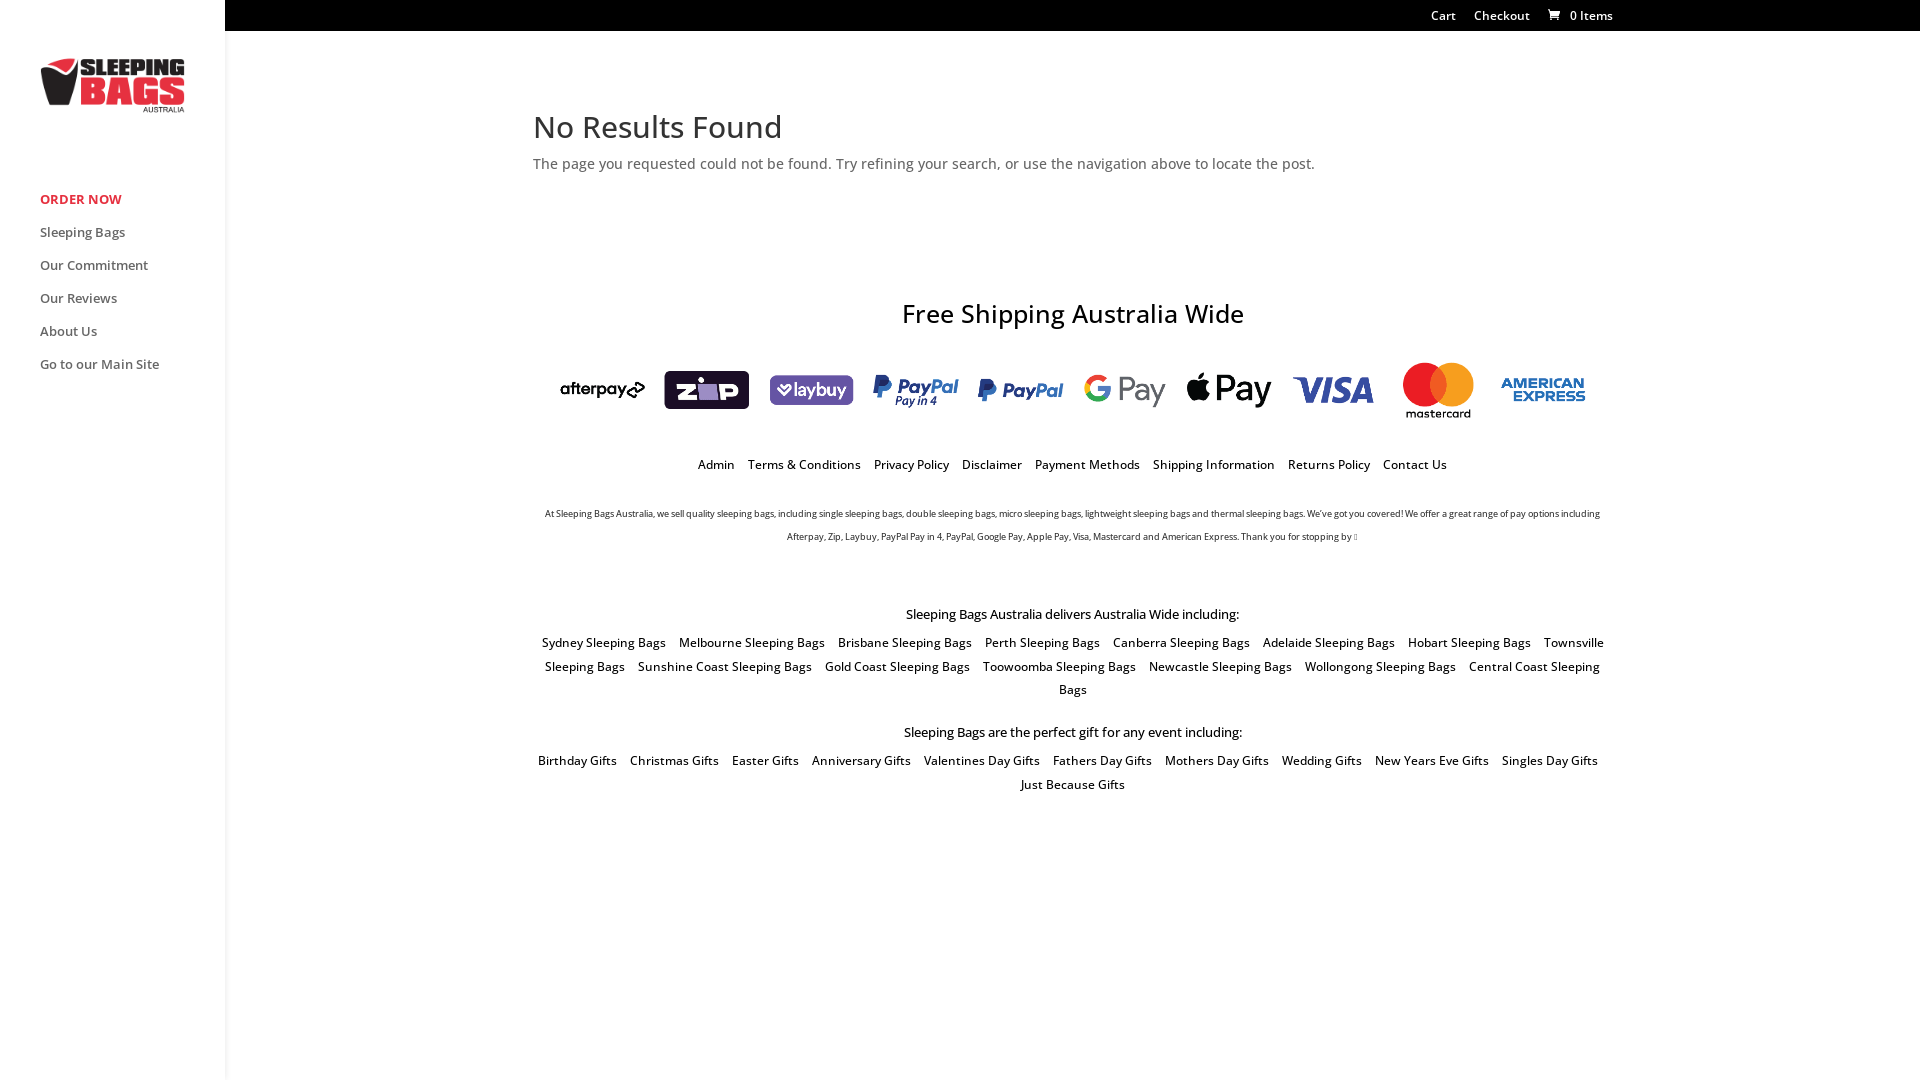 The width and height of the screenshot is (1920, 1080). What do you see at coordinates (716, 464) in the screenshot?
I see `'Admin'` at bounding box center [716, 464].